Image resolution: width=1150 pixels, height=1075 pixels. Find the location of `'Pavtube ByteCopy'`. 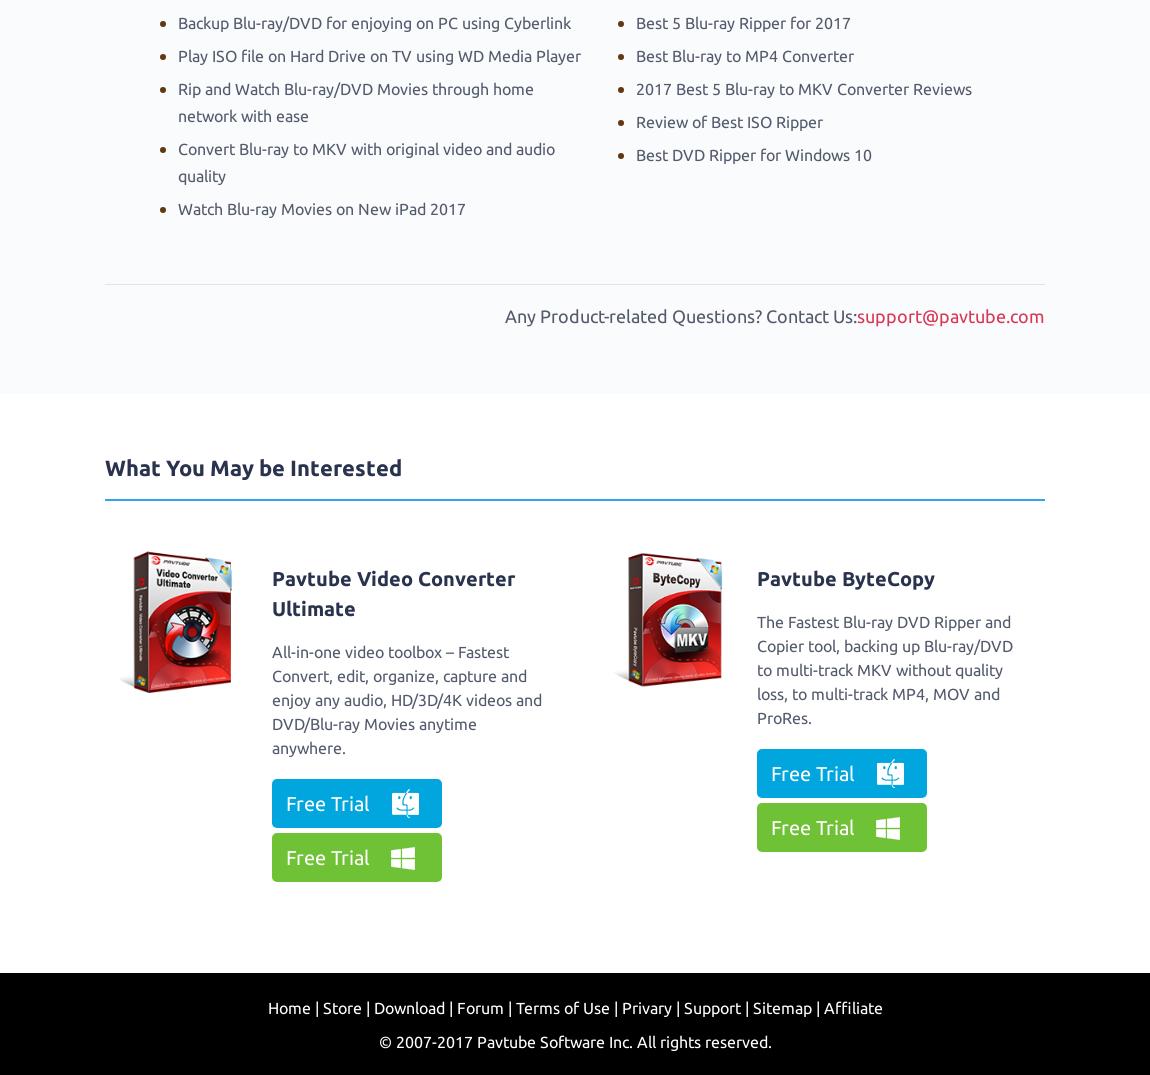

'Pavtube ByteCopy' is located at coordinates (844, 577).